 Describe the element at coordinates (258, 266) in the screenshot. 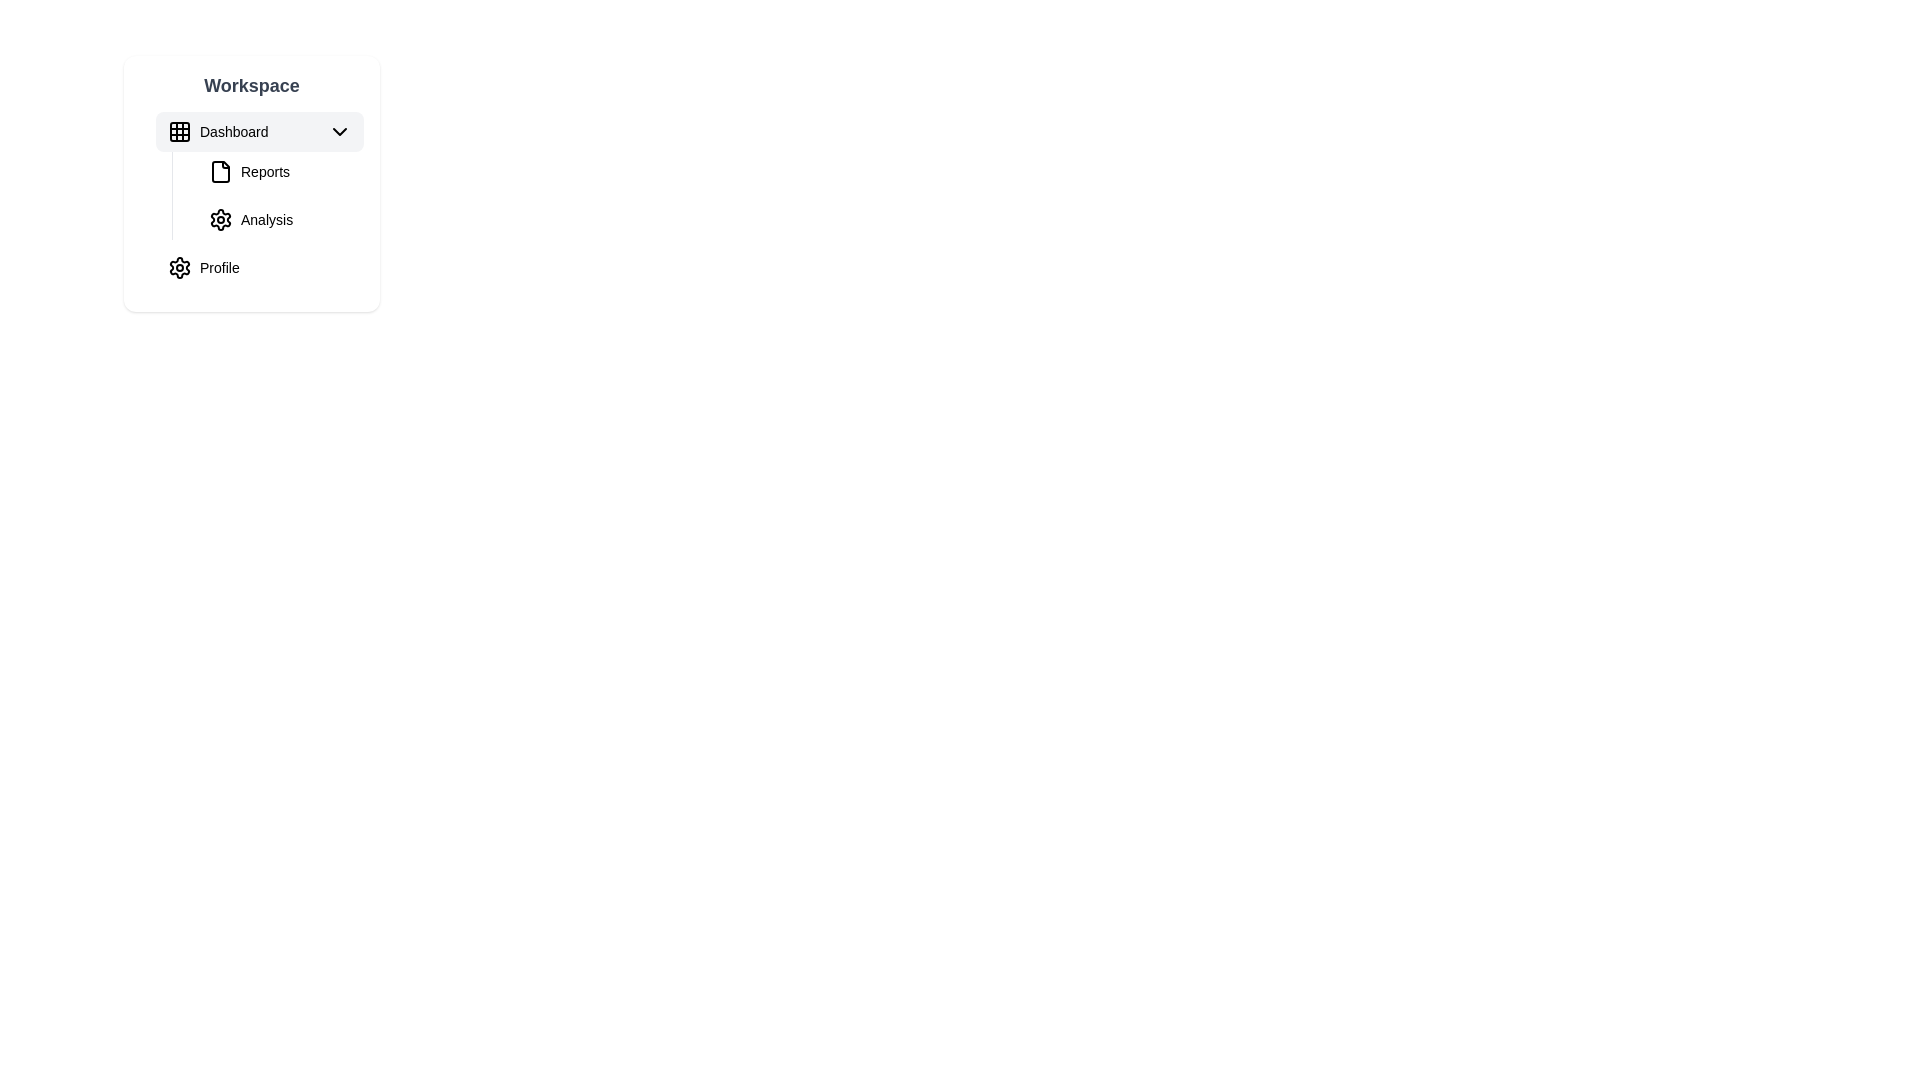

I see `the 'Profile' navigation item` at that location.